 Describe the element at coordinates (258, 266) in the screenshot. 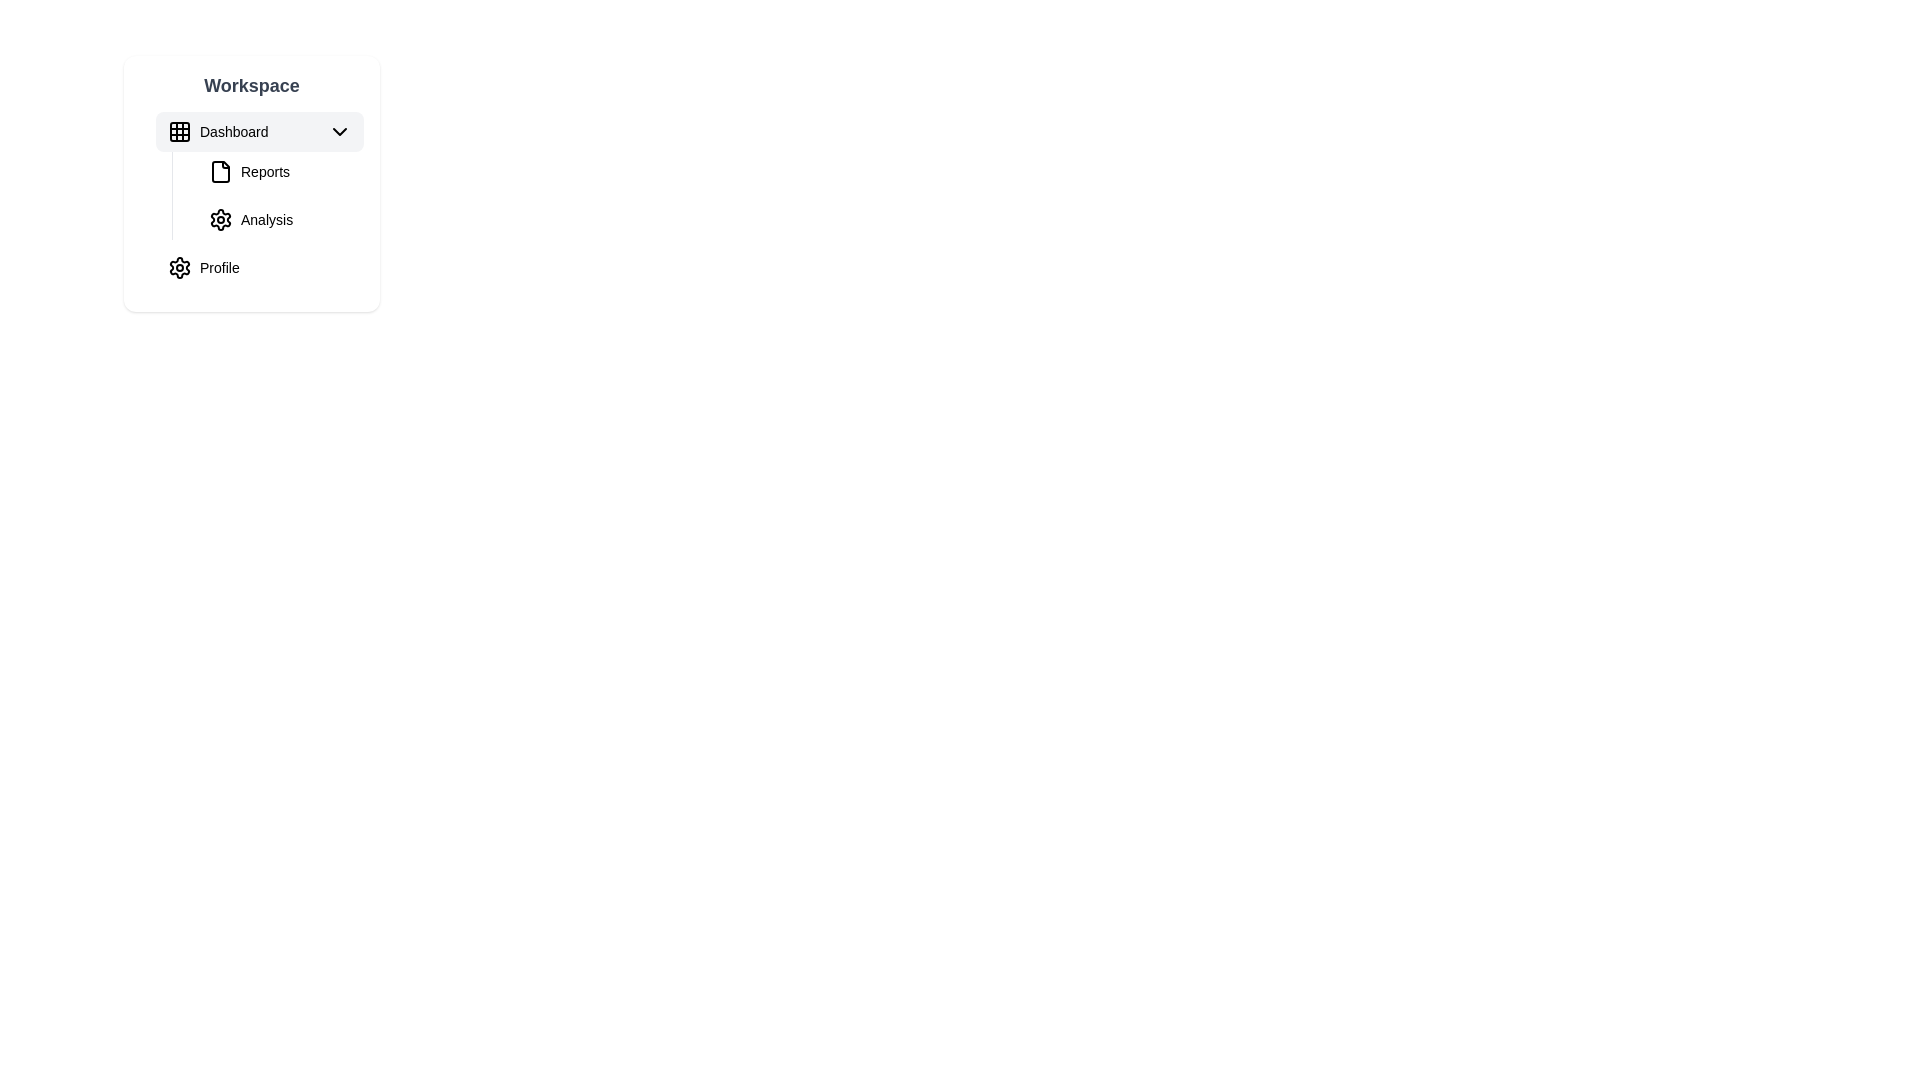

I see `the 'Profile' navigation item` at that location.